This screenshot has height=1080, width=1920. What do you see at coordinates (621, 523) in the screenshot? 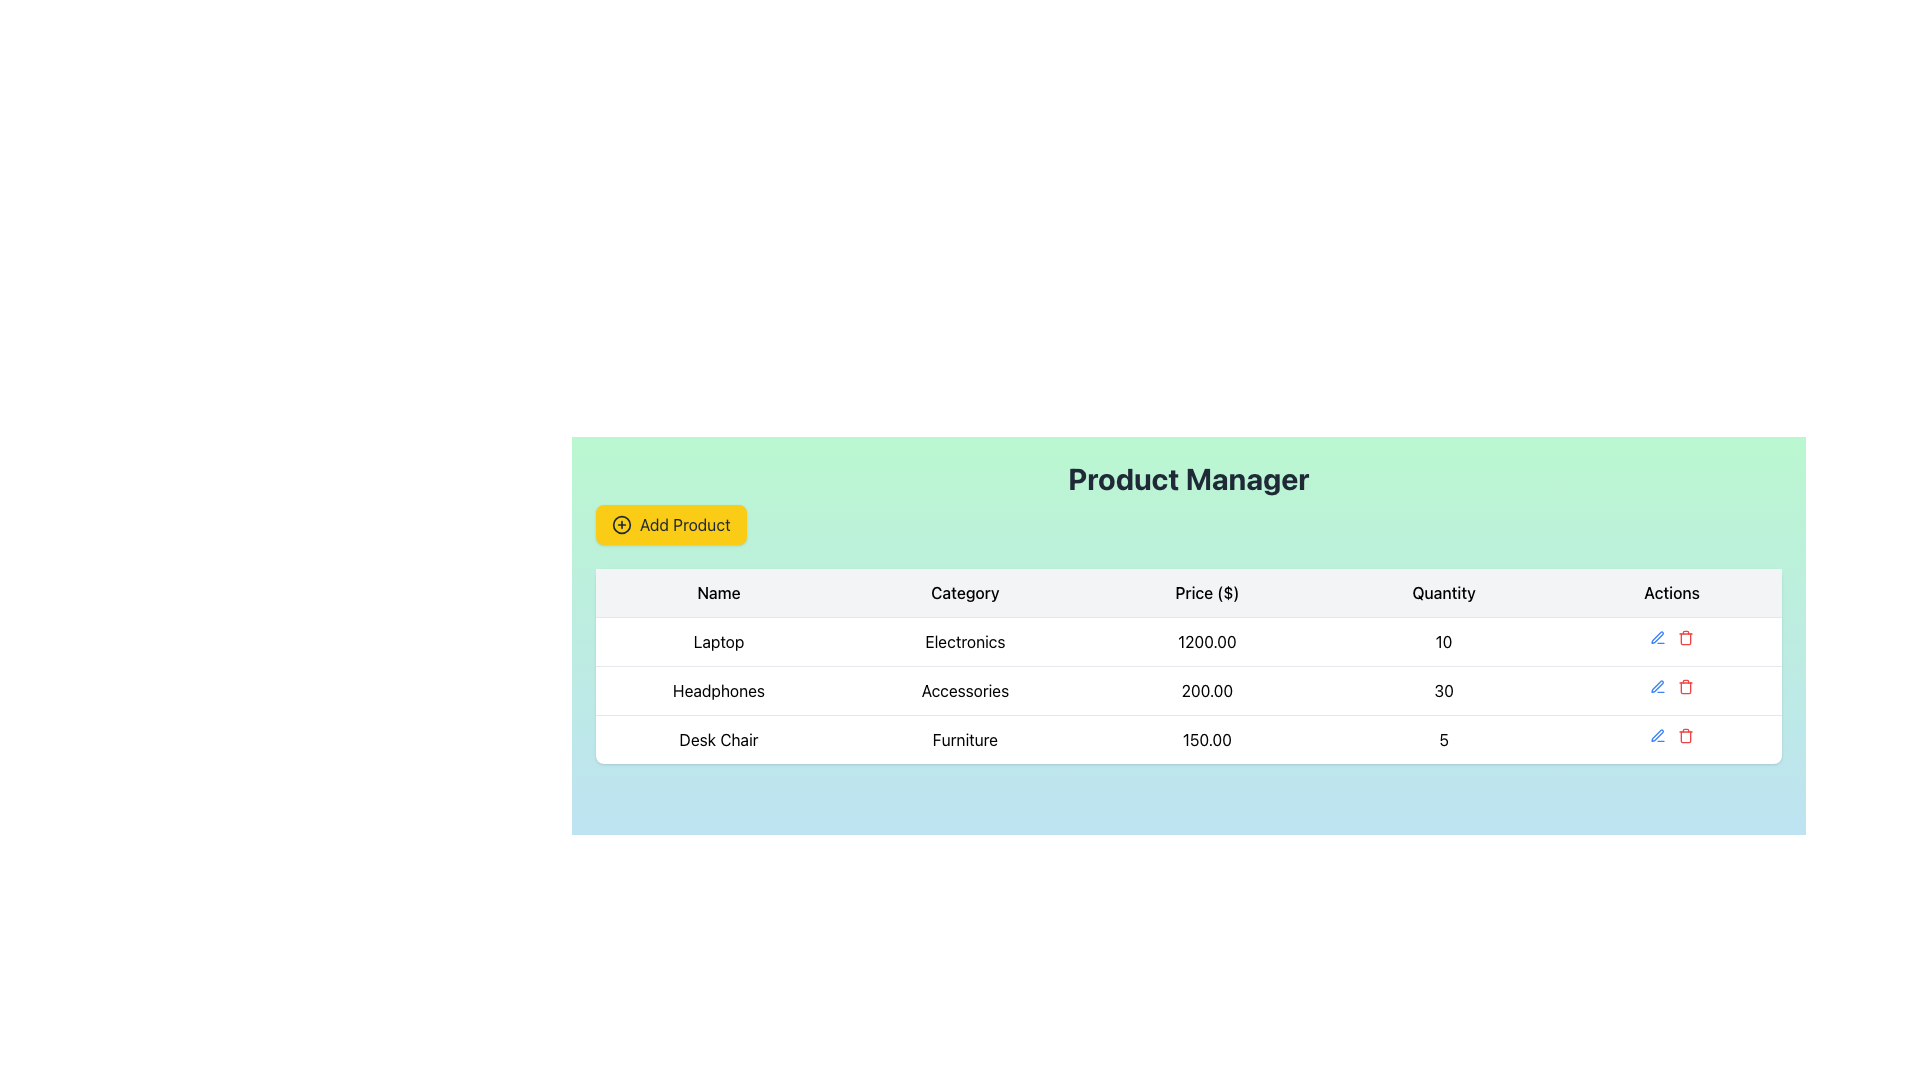
I see `the circular '+' icon located to the left of the yellow 'Add Product' button` at bounding box center [621, 523].